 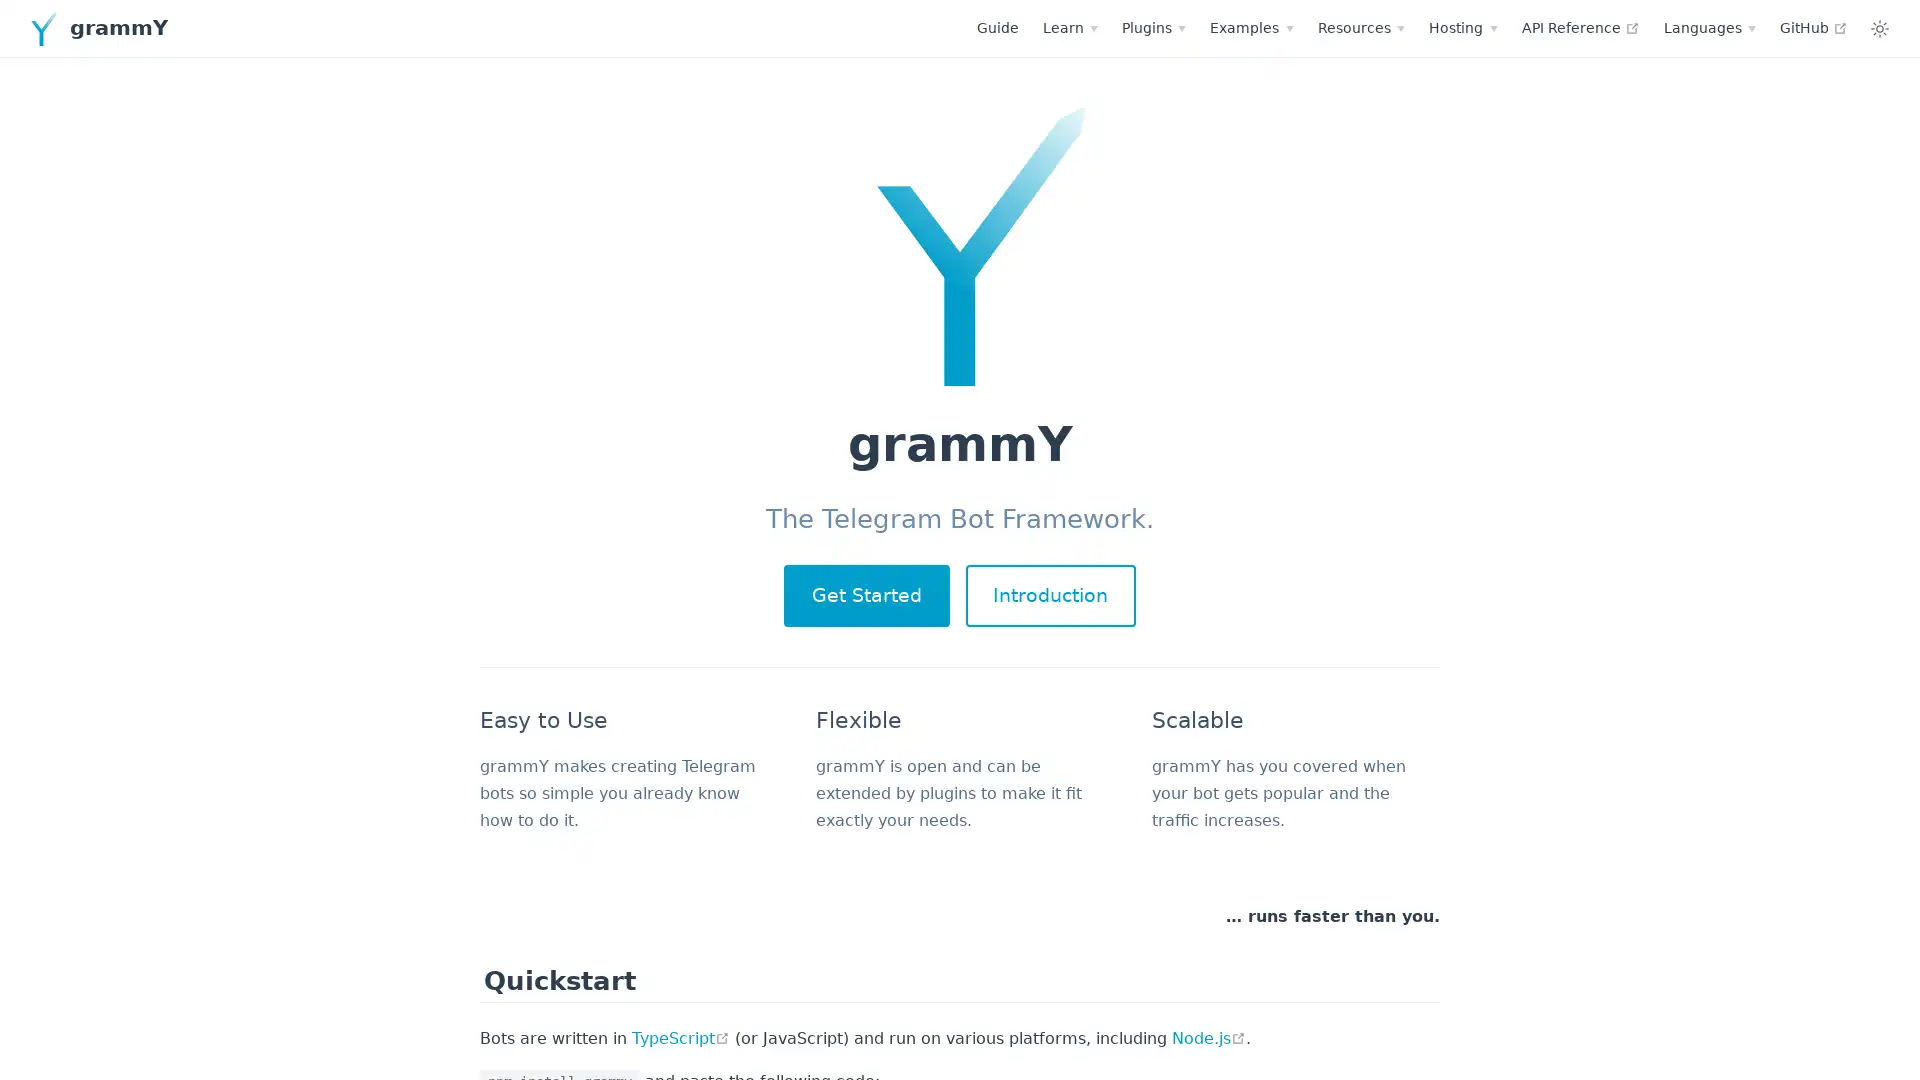 I want to click on Search, so click(x=1815, y=29).